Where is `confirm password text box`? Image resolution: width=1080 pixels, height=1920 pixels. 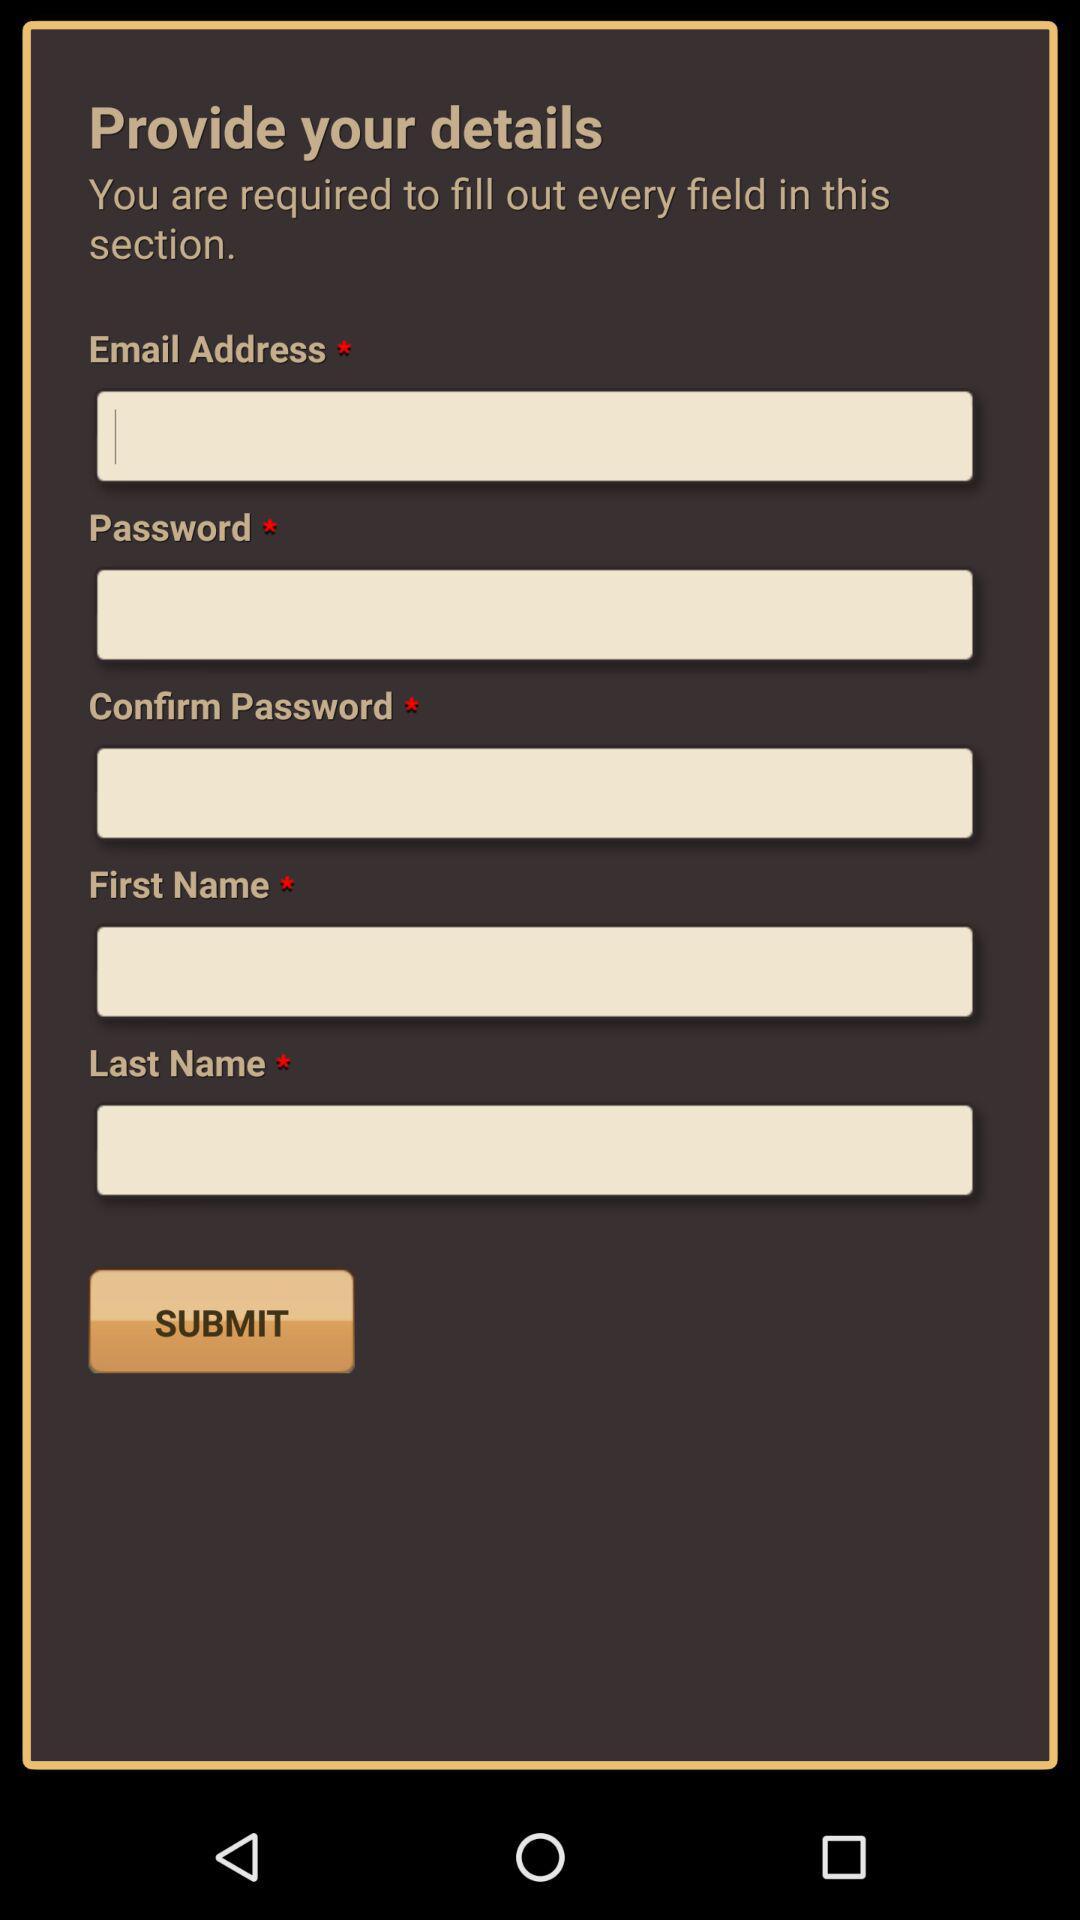
confirm password text box is located at coordinates (540, 801).